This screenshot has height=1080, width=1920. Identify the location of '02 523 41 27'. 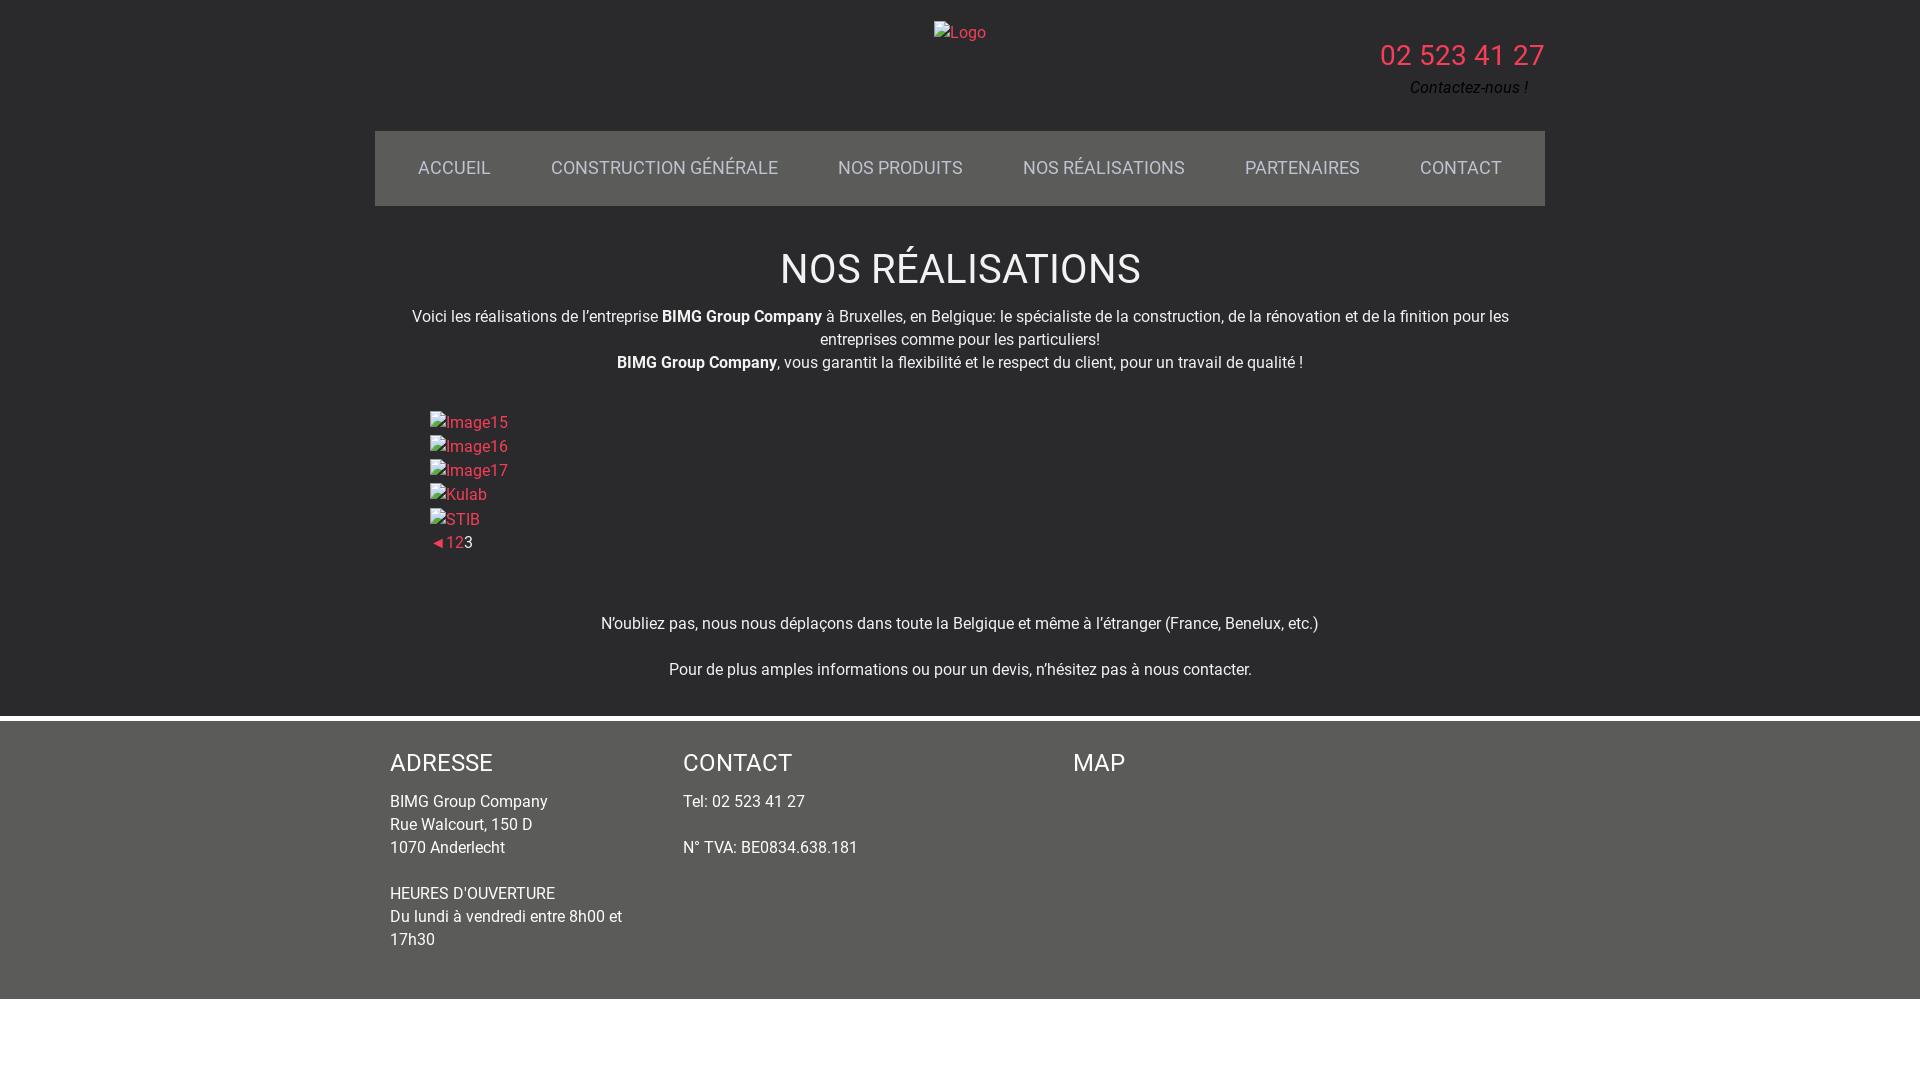
(1462, 54).